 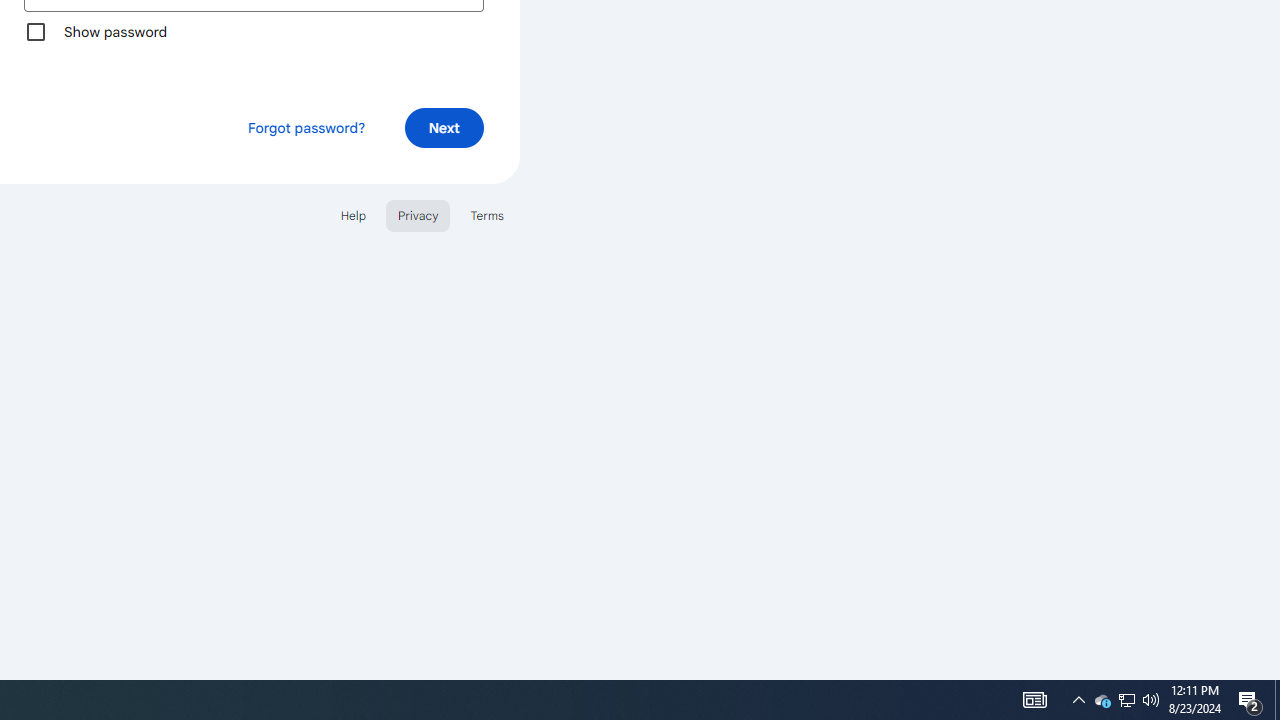 What do you see at coordinates (304, 127) in the screenshot?
I see `'Forgot password?'` at bounding box center [304, 127].